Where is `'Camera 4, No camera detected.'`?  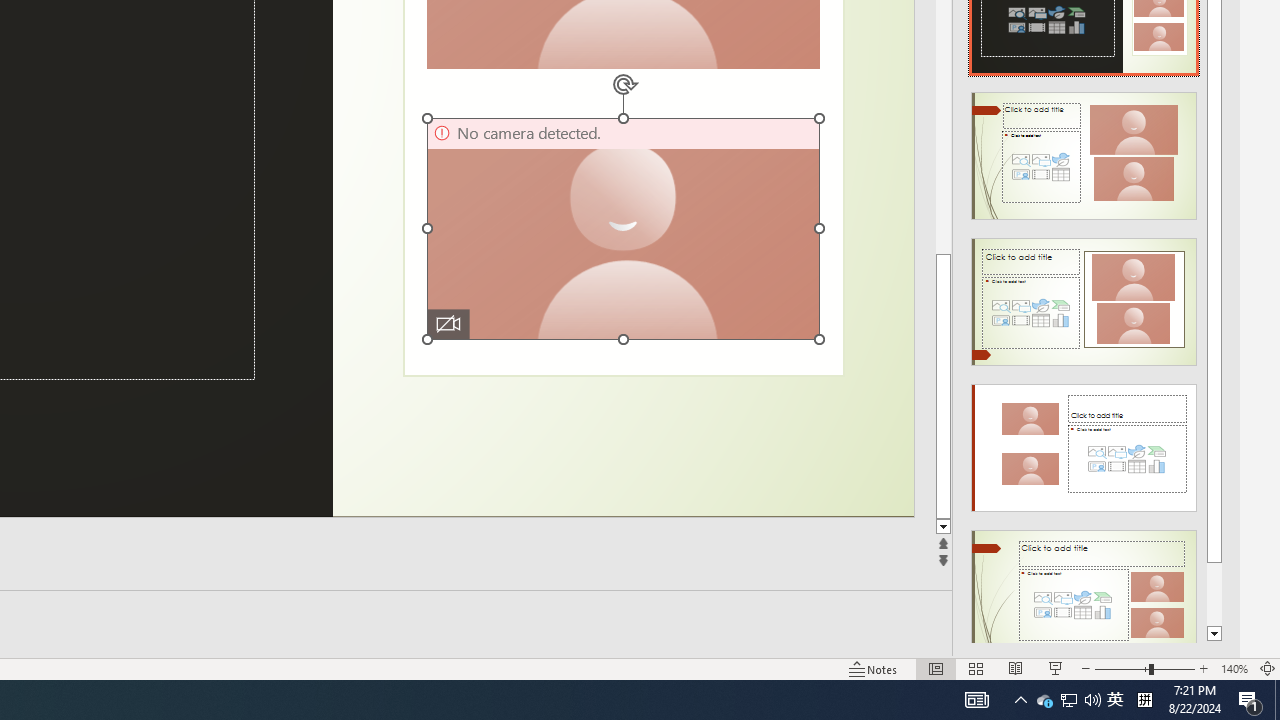 'Camera 4, No camera detected.' is located at coordinates (622, 227).